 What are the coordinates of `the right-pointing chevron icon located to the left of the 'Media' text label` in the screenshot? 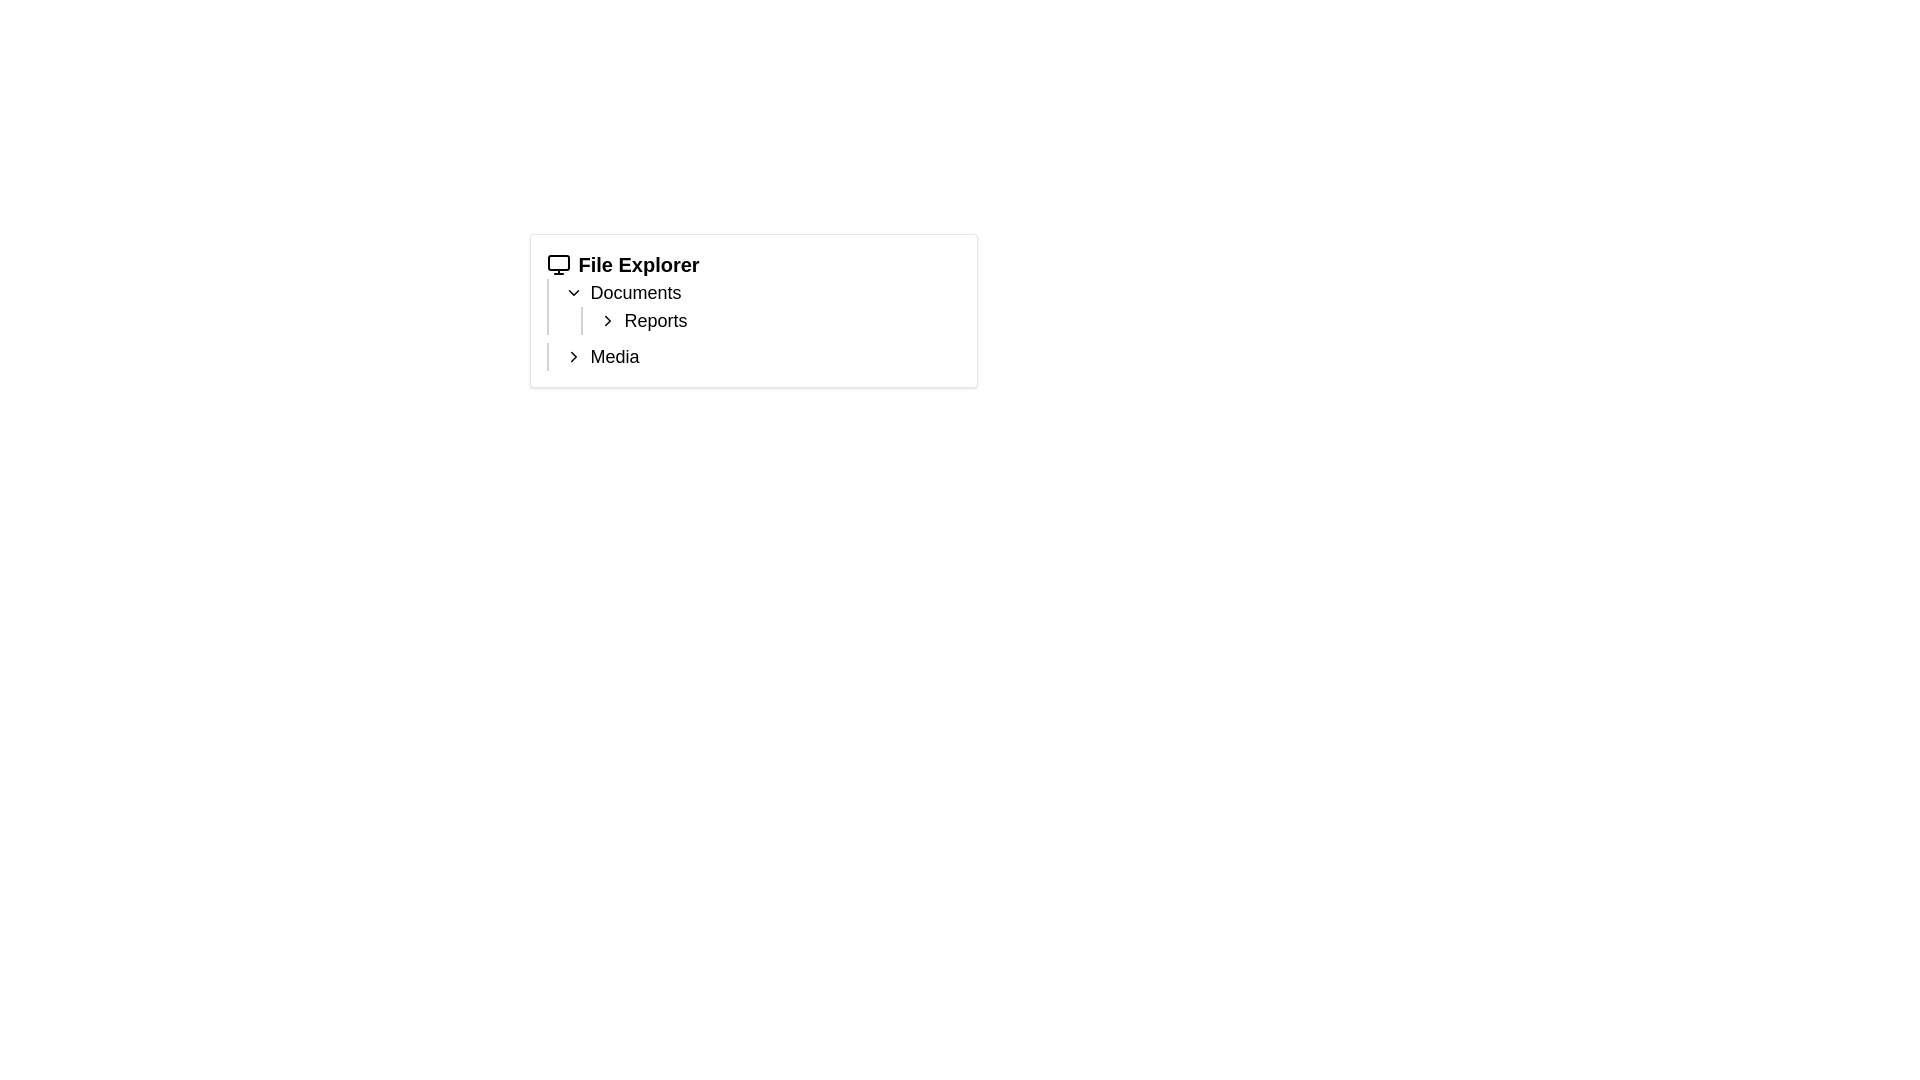 It's located at (572, 356).